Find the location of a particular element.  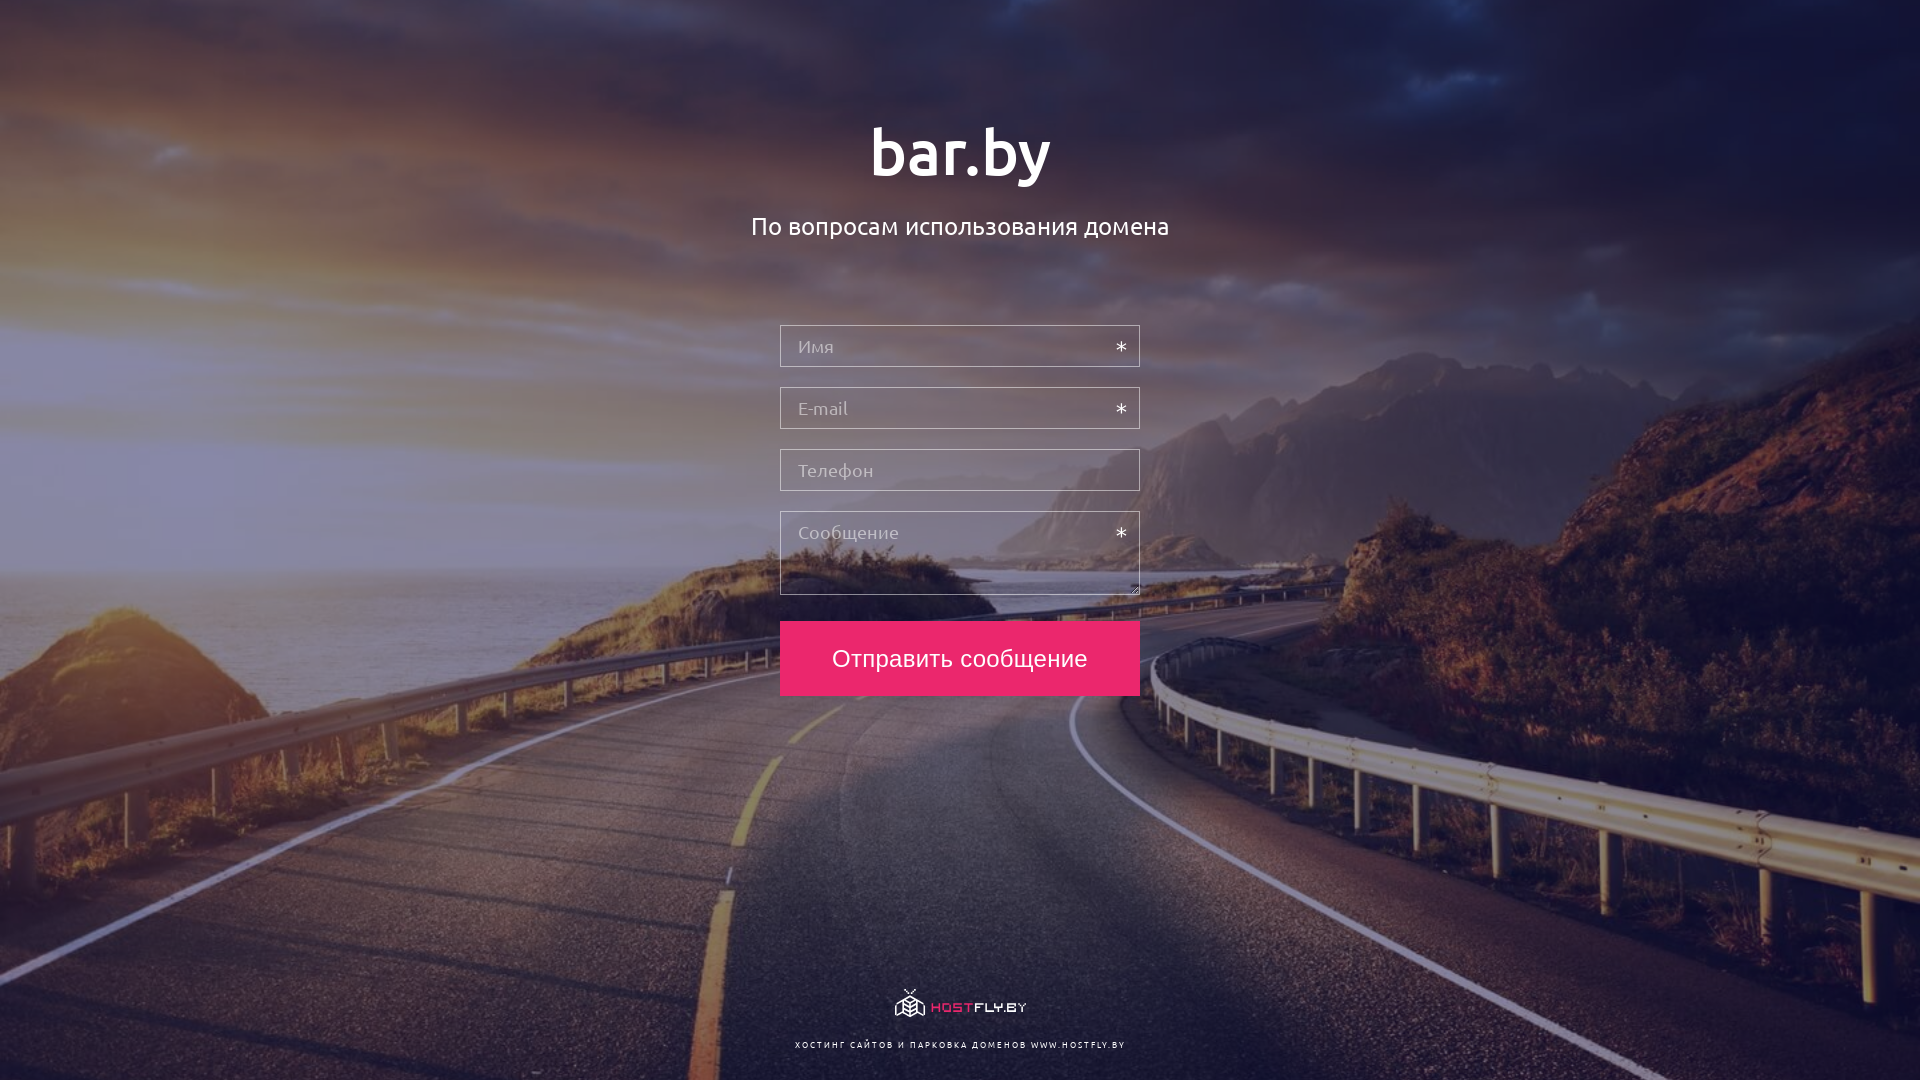

'WWW.HOSTFLY.BY' is located at coordinates (1076, 1043).